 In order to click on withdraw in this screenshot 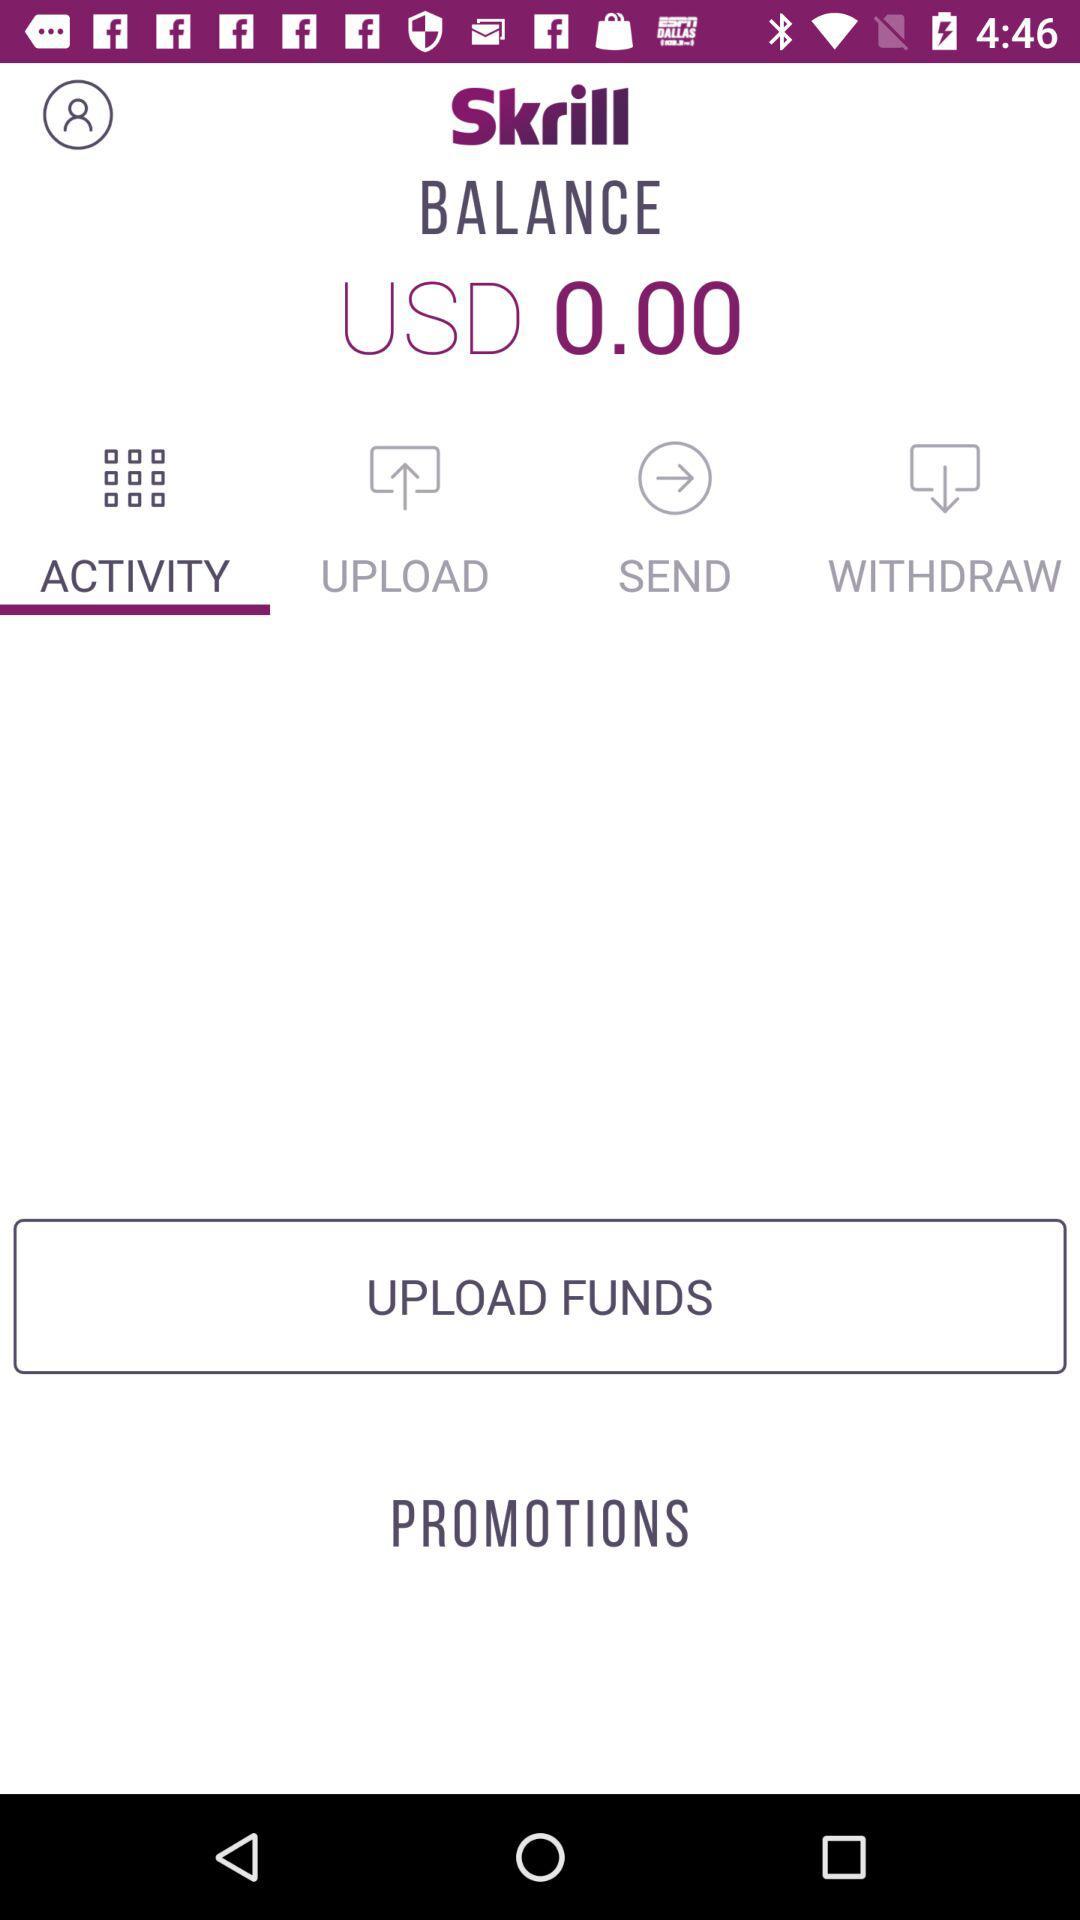, I will do `click(945, 477)`.